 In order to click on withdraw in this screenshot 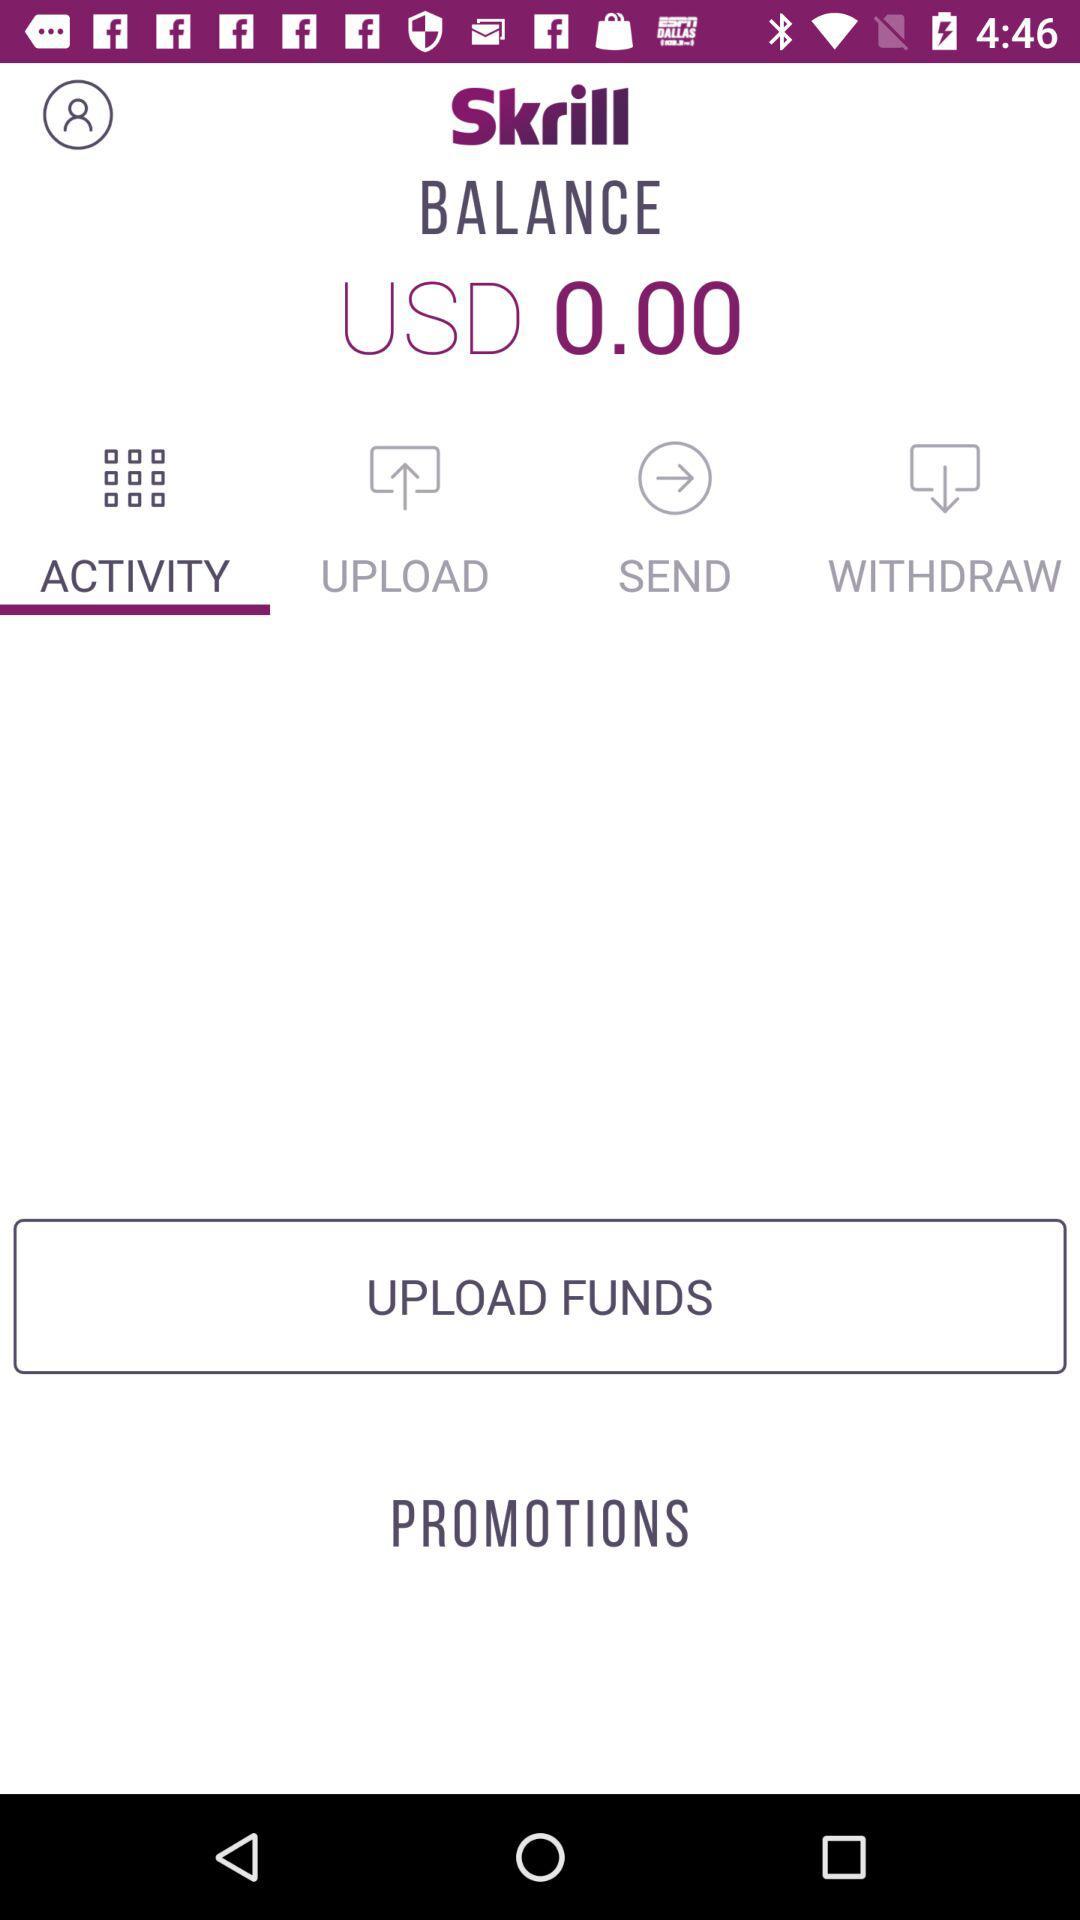, I will do `click(945, 477)`.